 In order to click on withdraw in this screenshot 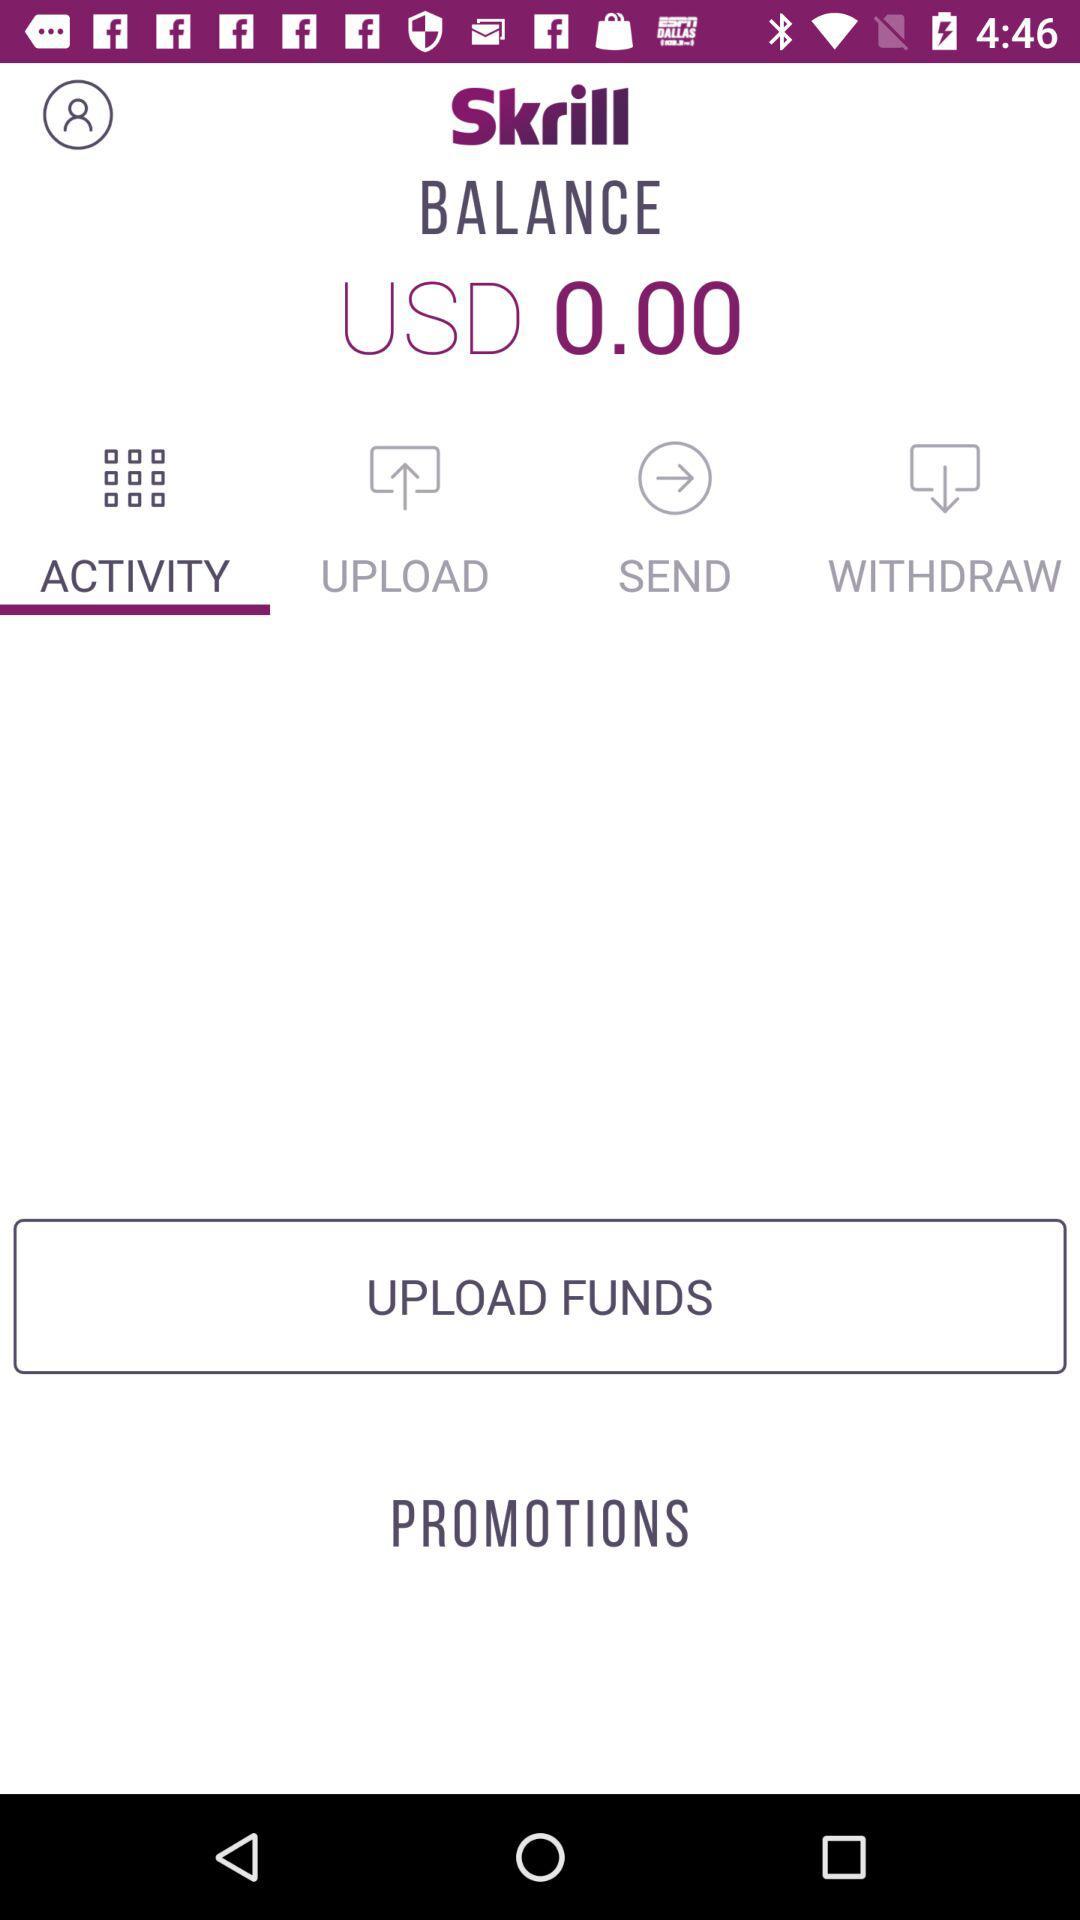, I will do `click(945, 477)`.